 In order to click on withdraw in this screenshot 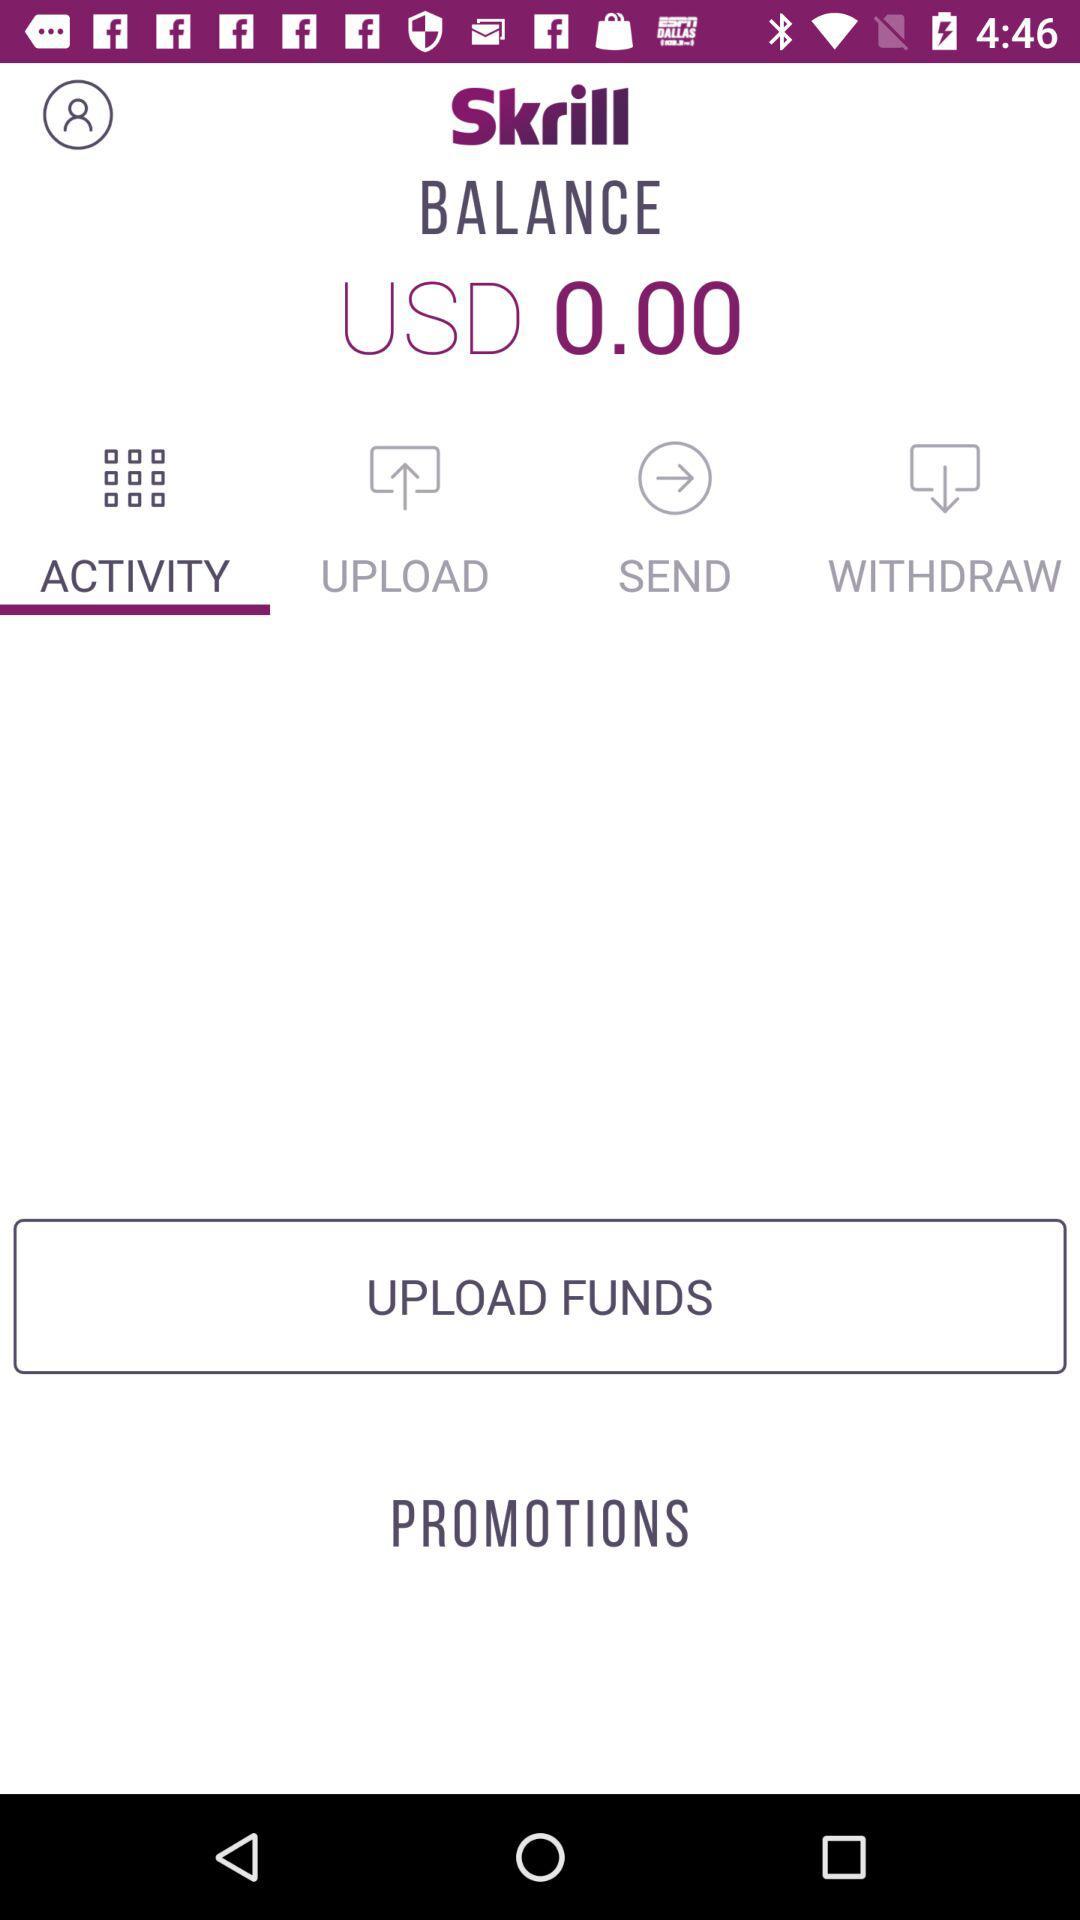, I will do `click(945, 477)`.